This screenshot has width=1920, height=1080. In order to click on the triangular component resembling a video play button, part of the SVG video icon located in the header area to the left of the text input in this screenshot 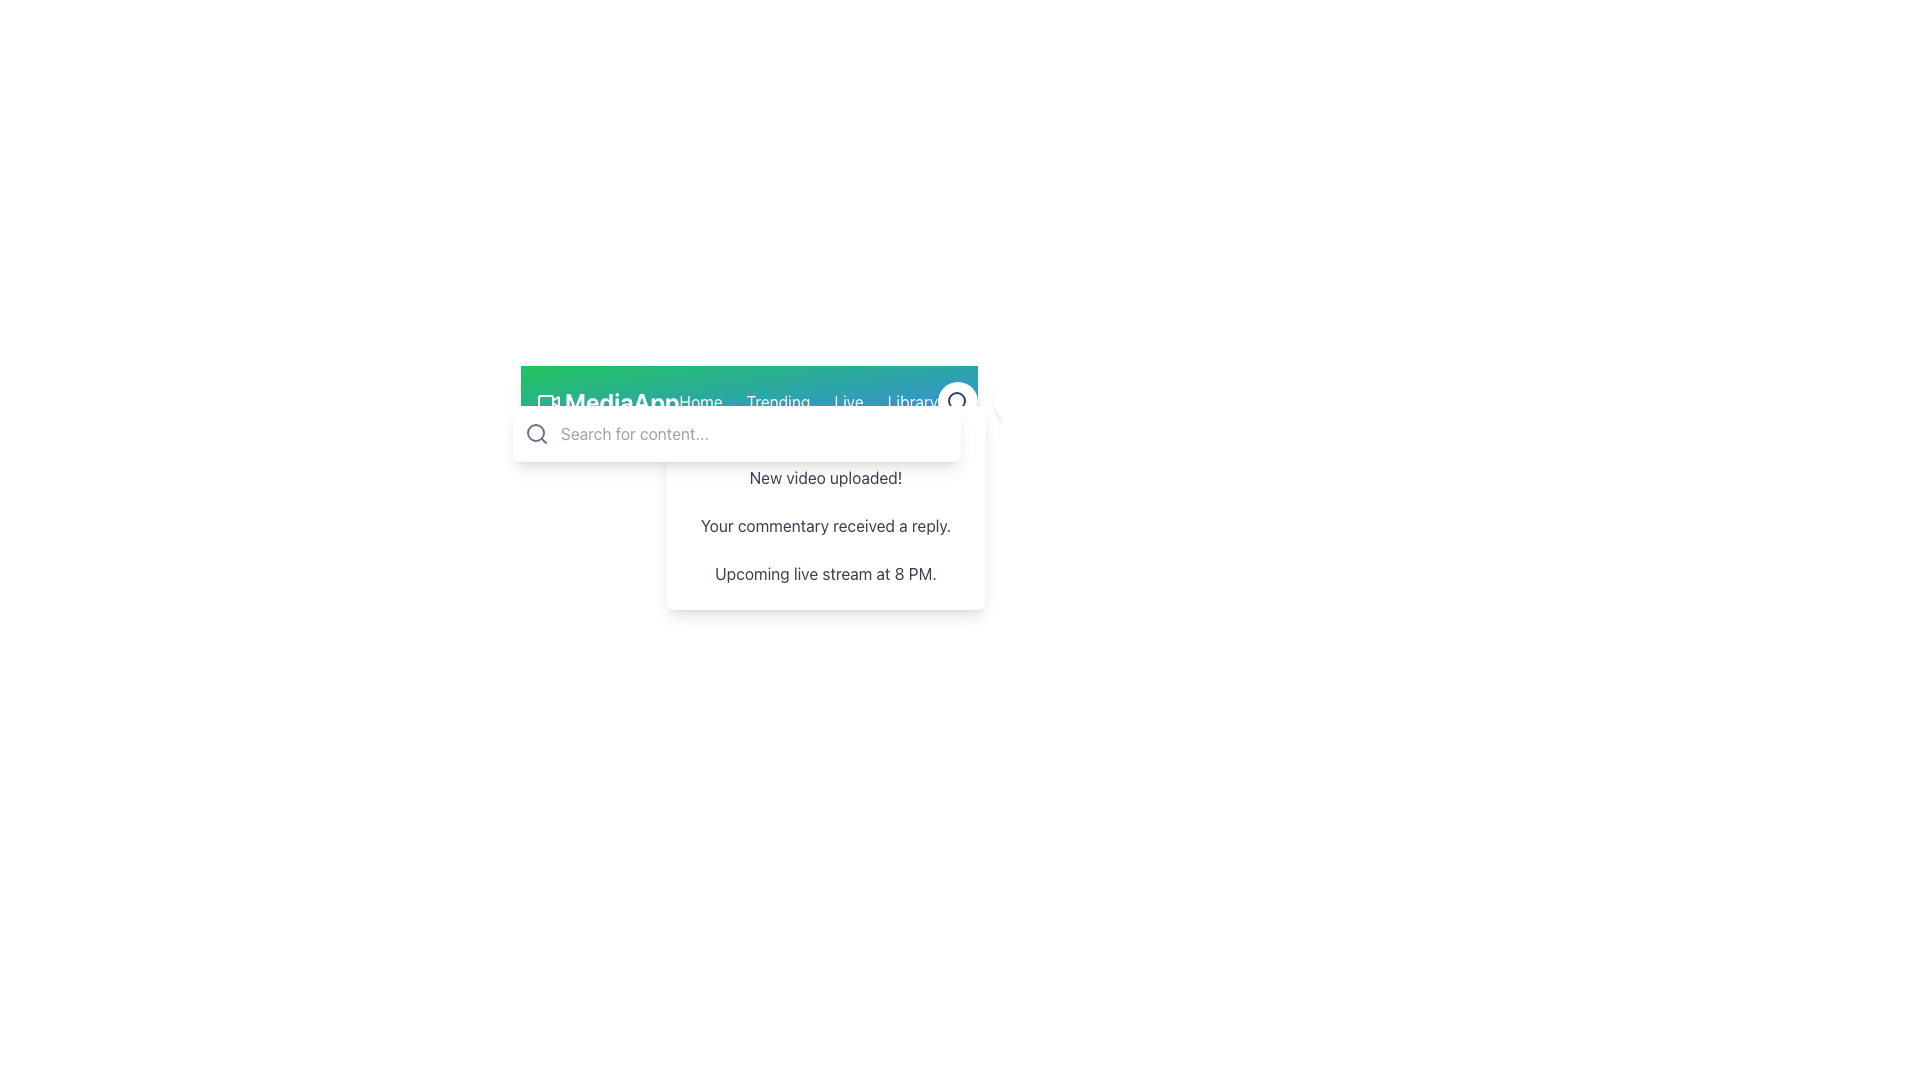, I will do `click(556, 401)`.